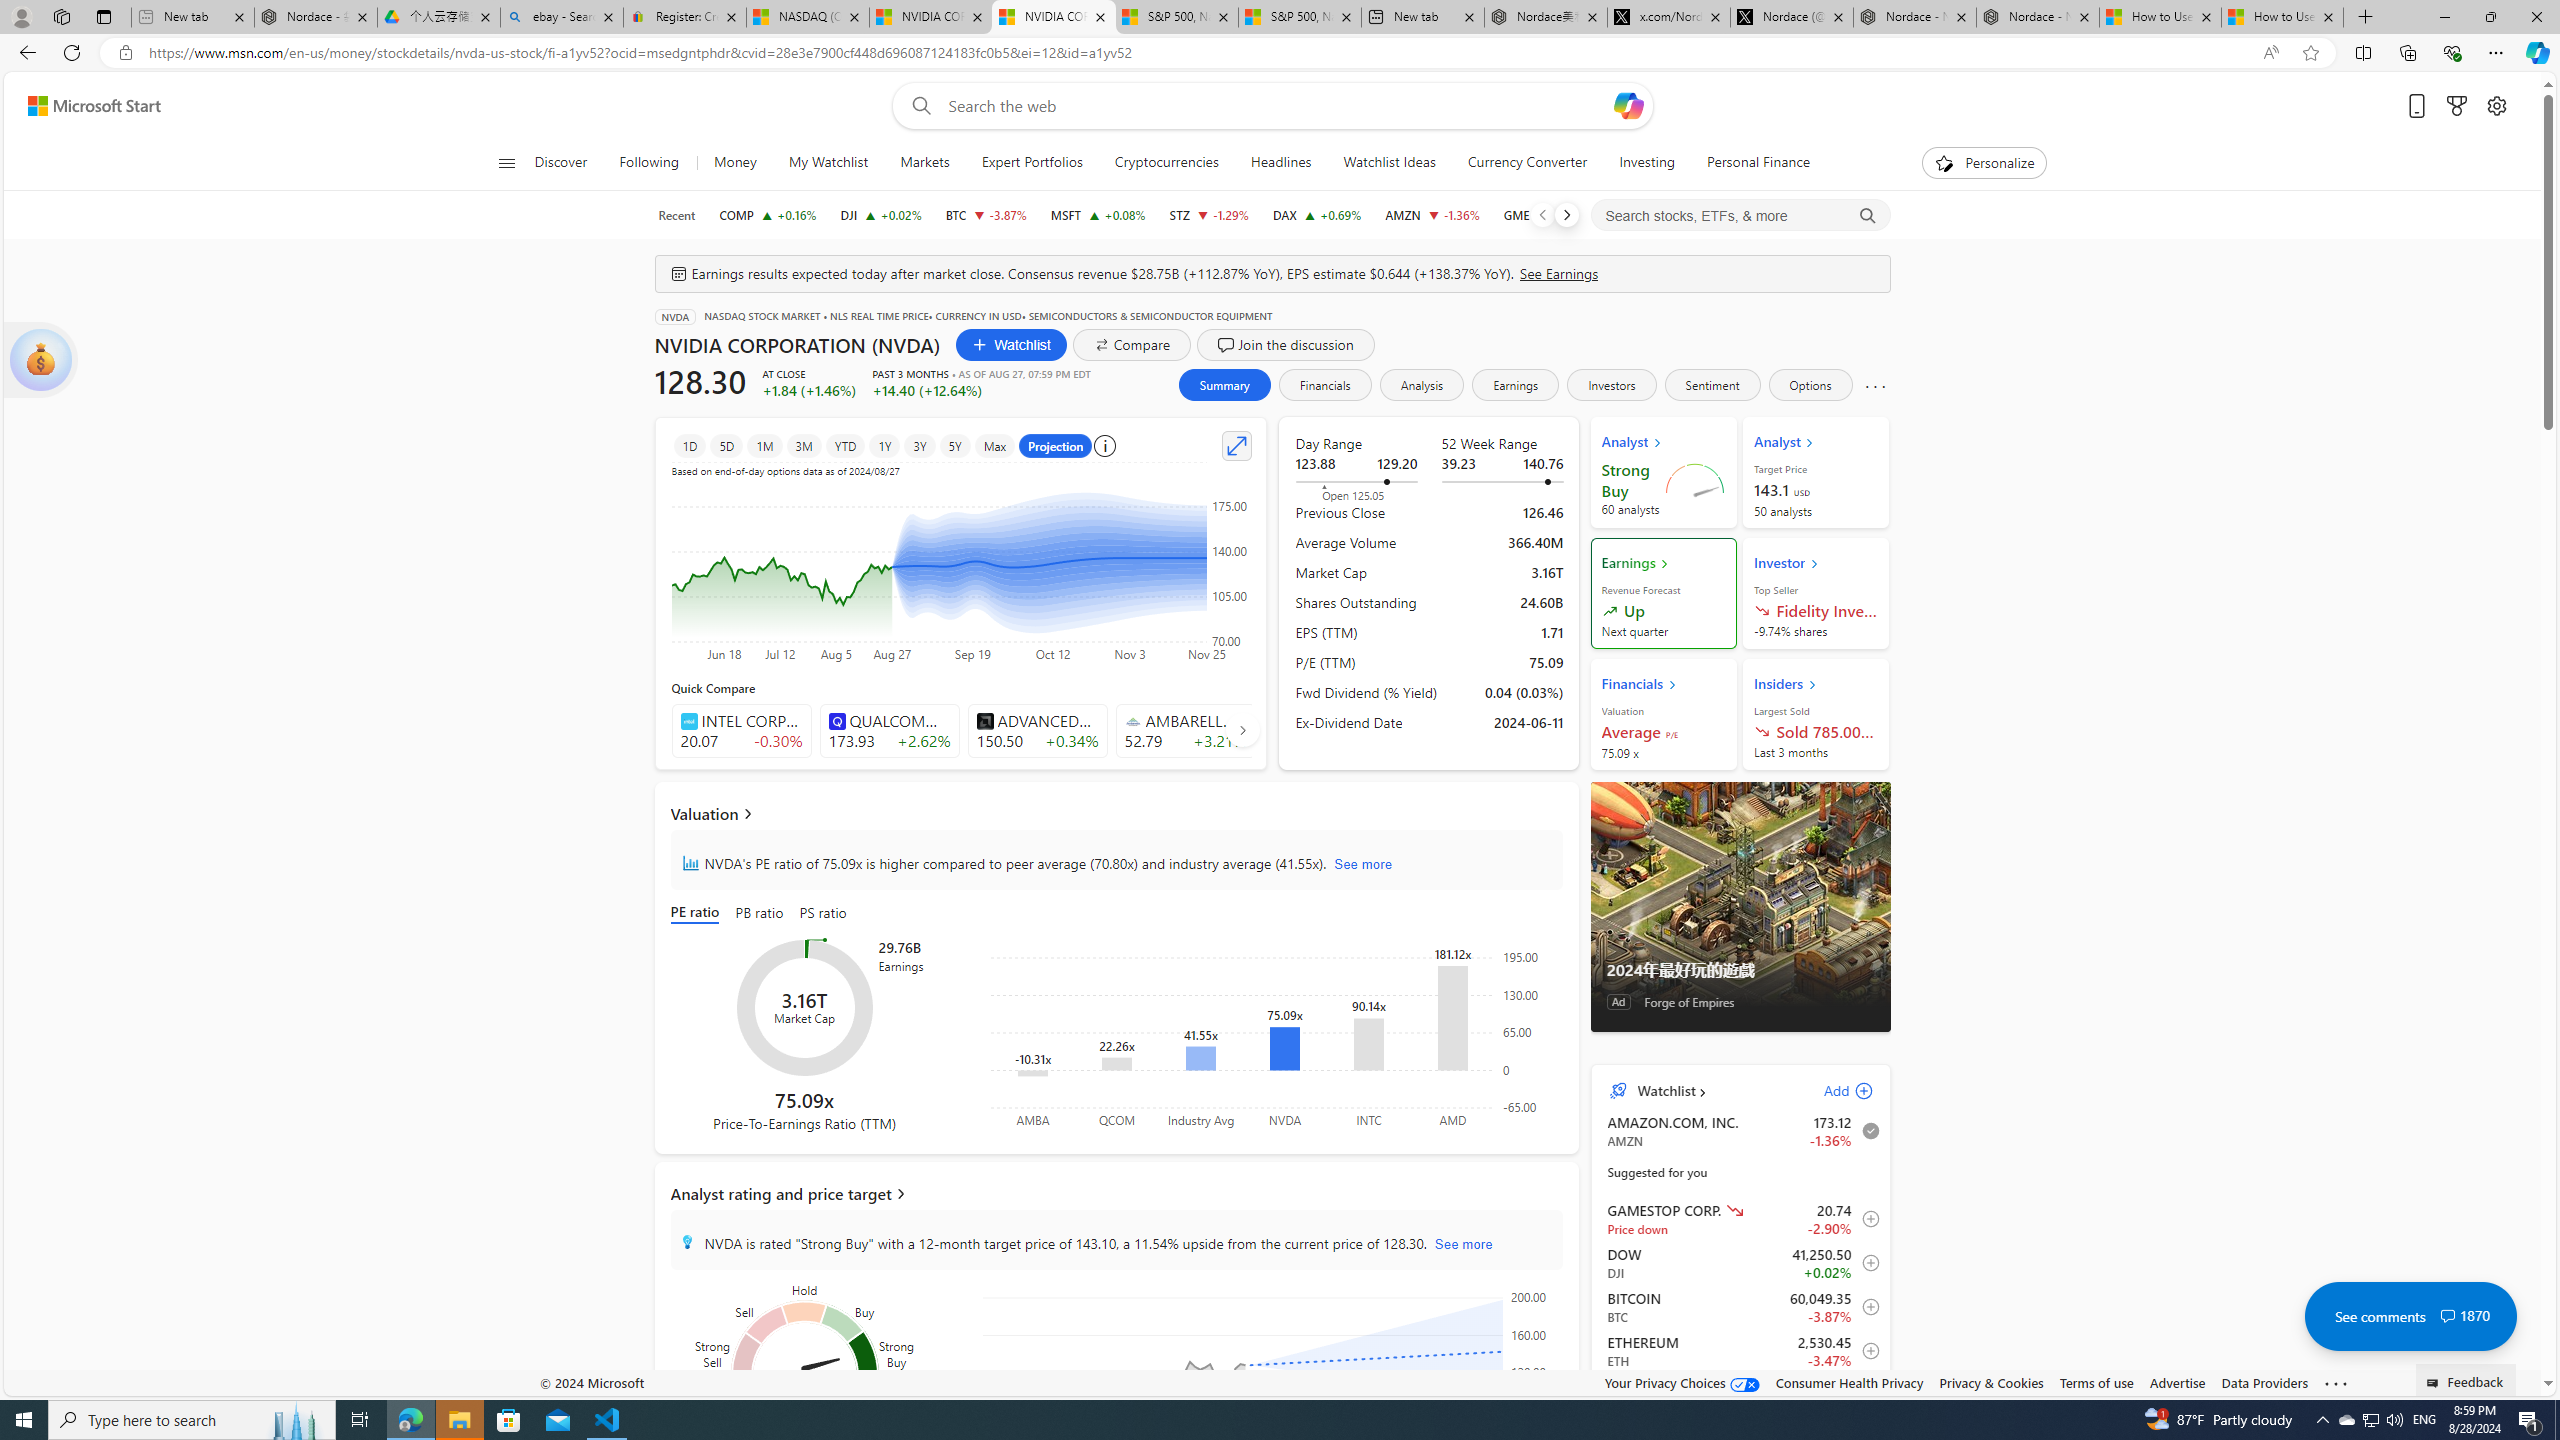 This screenshot has width=2560, height=1440. Describe the element at coordinates (1208, 214) in the screenshot. I see `'STZ CONSTELLATION BRANDS, INC. decrease 239.98 -3.13 -1.29%'` at that location.